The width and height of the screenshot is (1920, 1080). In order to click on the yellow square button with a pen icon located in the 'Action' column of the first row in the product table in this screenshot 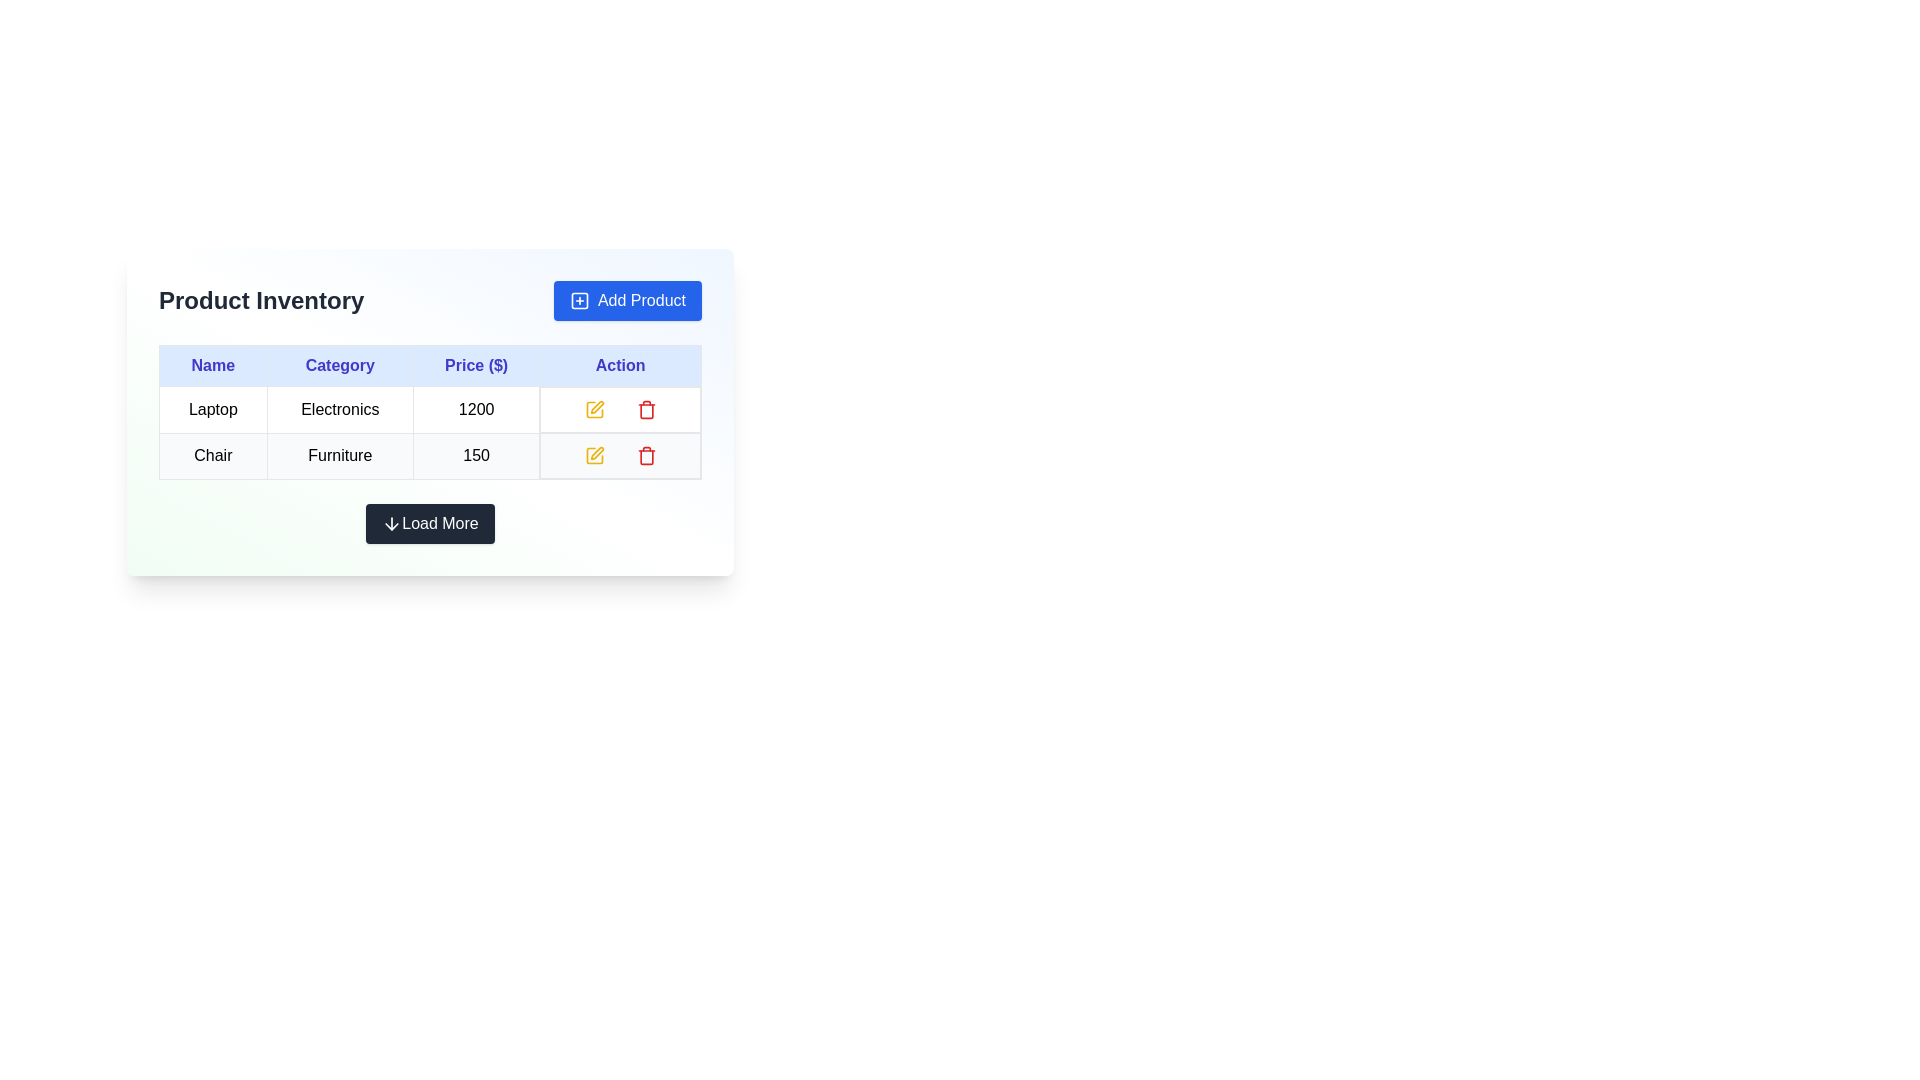, I will do `click(593, 408)`.